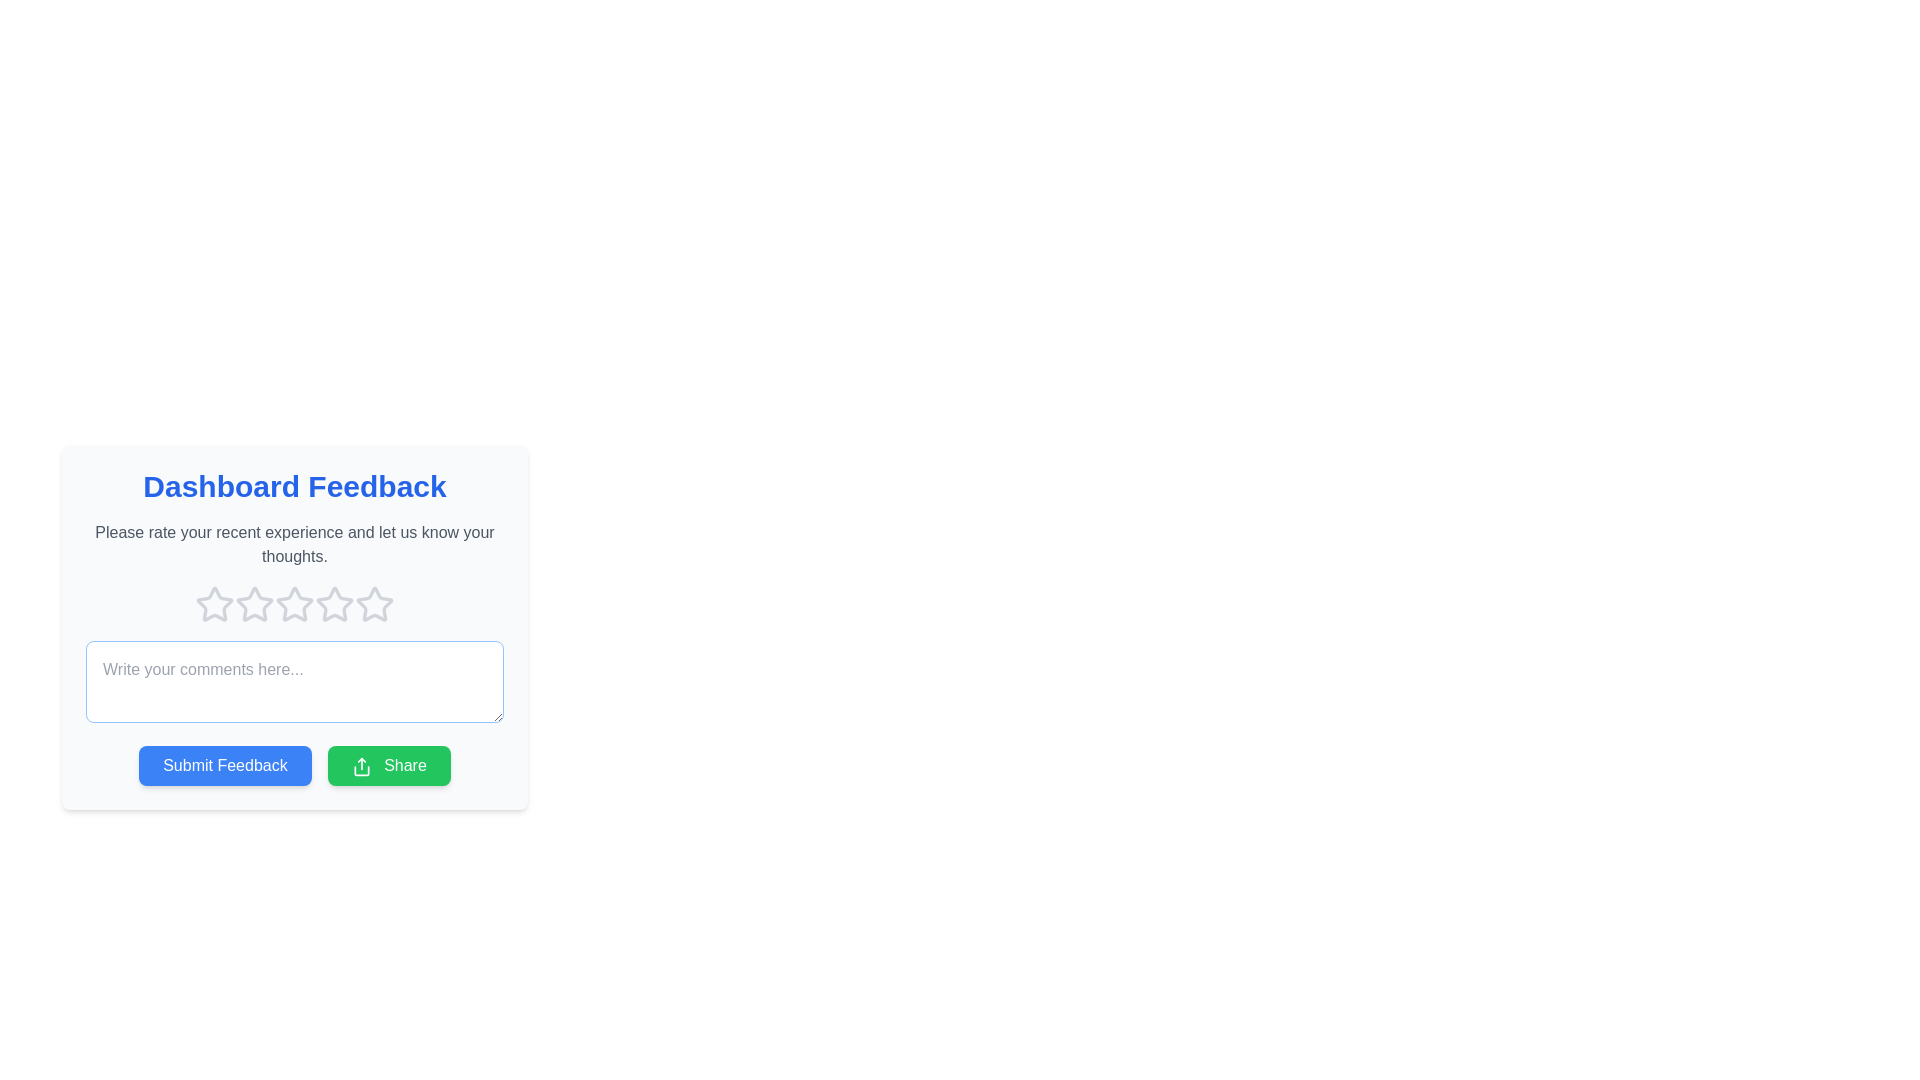 Image resolution: width=1920 pixels, height=1080 pixels. What do you see at coordinates (361, 765) in the screenshot?
I see `the share icon located to the left of the 'Share' text label within the green 'Share' button at the bottom right corner of the white feedback panel` at bounding box center [361, 765].